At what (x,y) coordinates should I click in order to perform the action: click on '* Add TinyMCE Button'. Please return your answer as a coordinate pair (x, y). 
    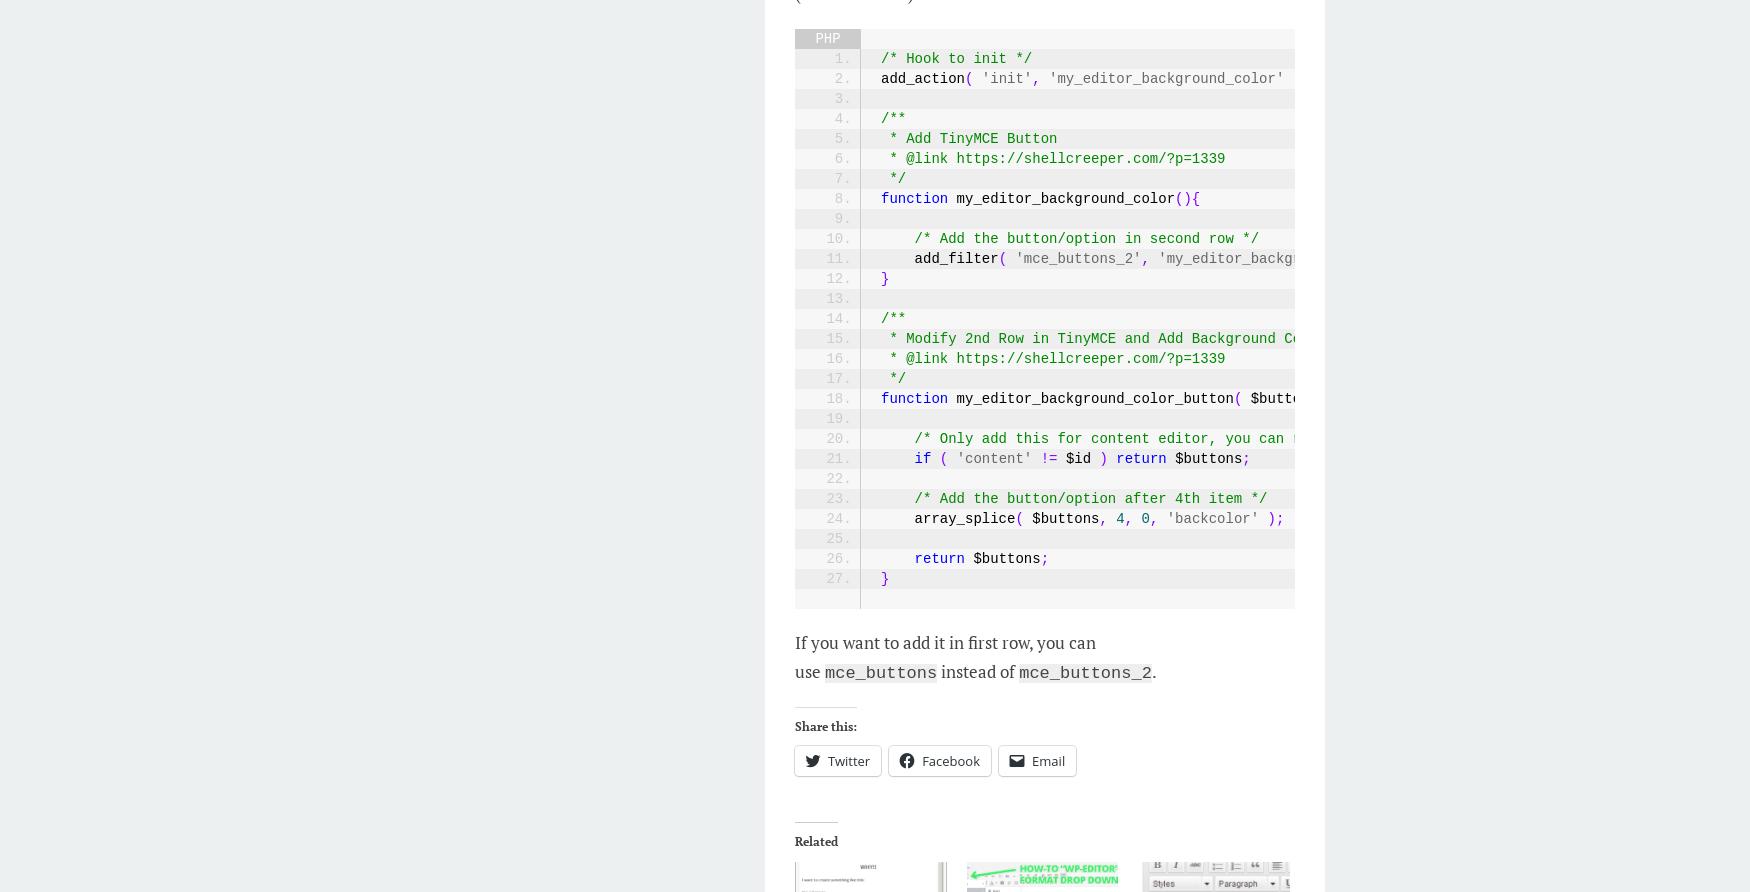
    Looking at the image, I should click on (879, 137).